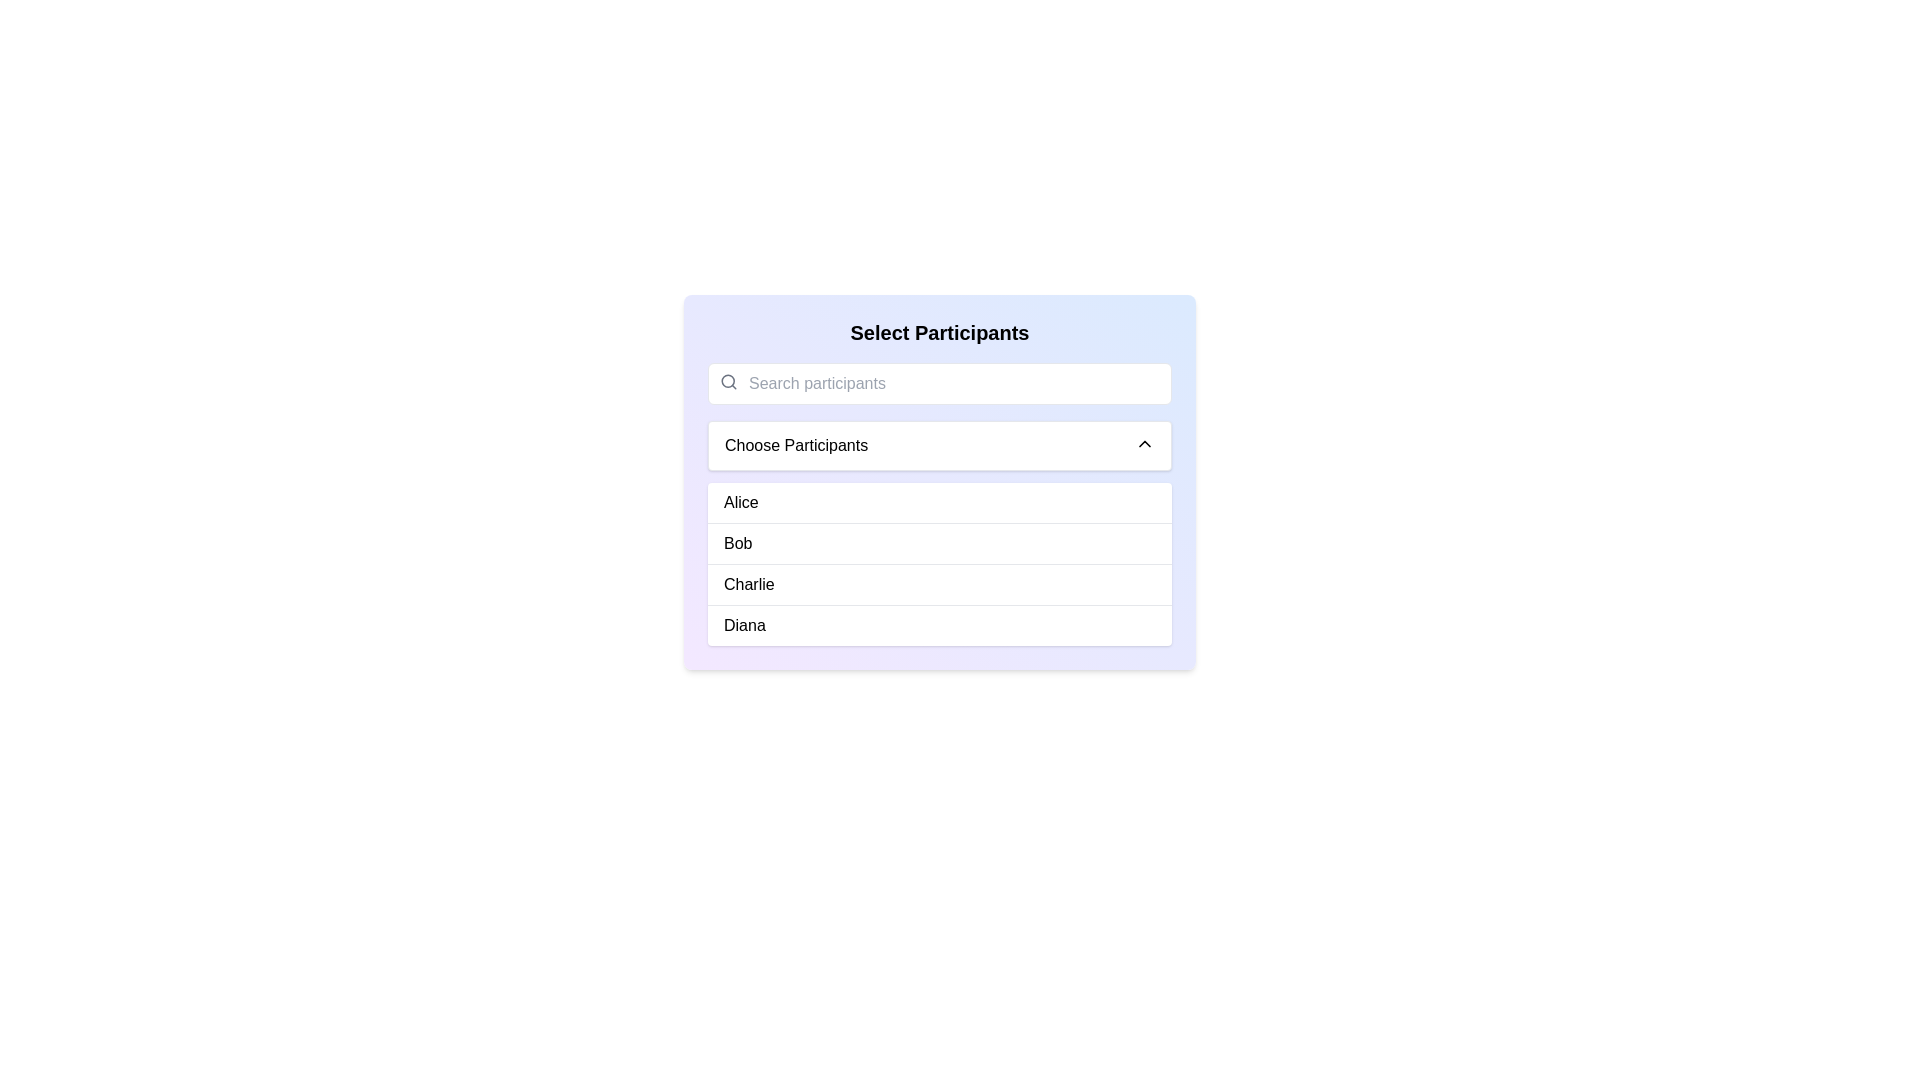 This screenshot has height=1080, width=1920. What do you see at coordinates (939, 623) in the screenshot?
I see `the list item labeled 'Diana'` at bounding box center [939, 623].